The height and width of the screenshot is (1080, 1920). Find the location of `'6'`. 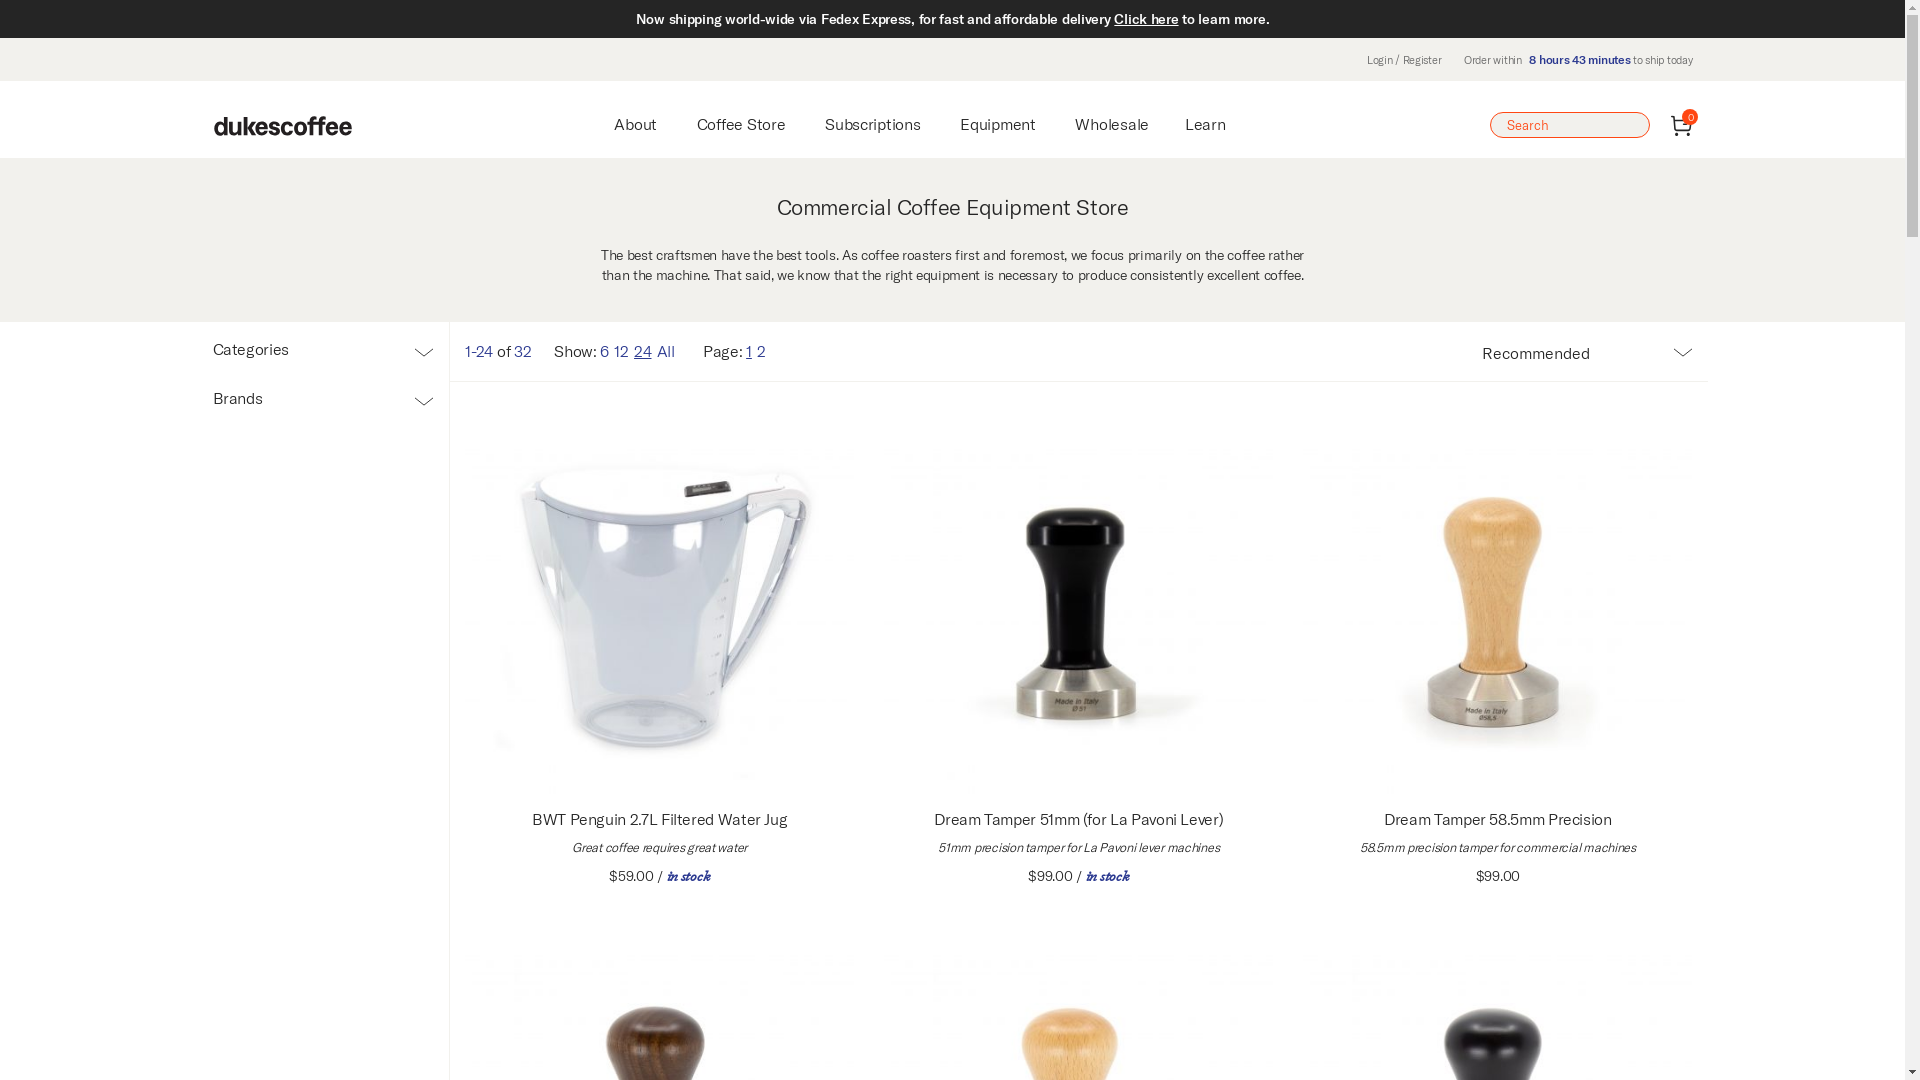

'6' is located at coordinates (599, 350).